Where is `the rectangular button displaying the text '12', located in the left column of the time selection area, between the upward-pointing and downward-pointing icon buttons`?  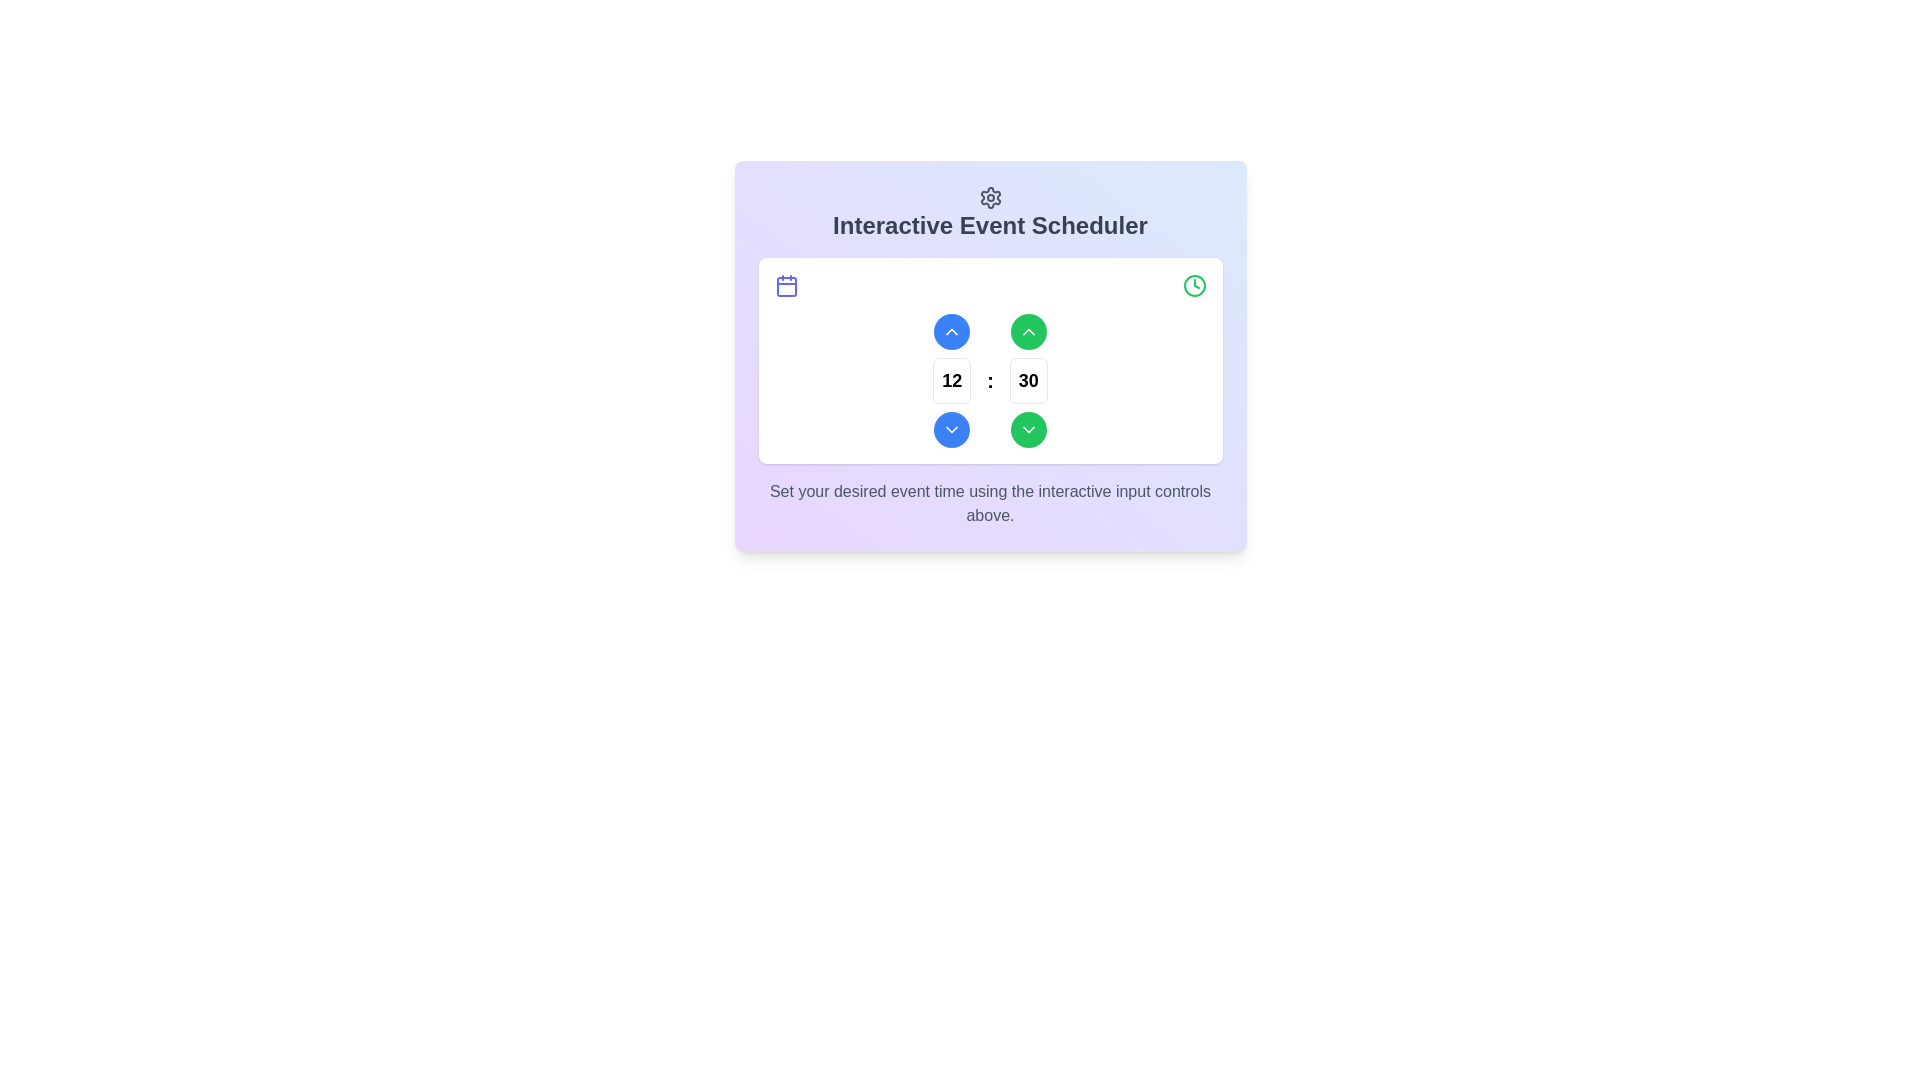
the rectangular button displaying the text '12', located in the left column of the time selection area, between the upward-pointing and downward-pointing icon buttons is located at coordinates (951, 380).